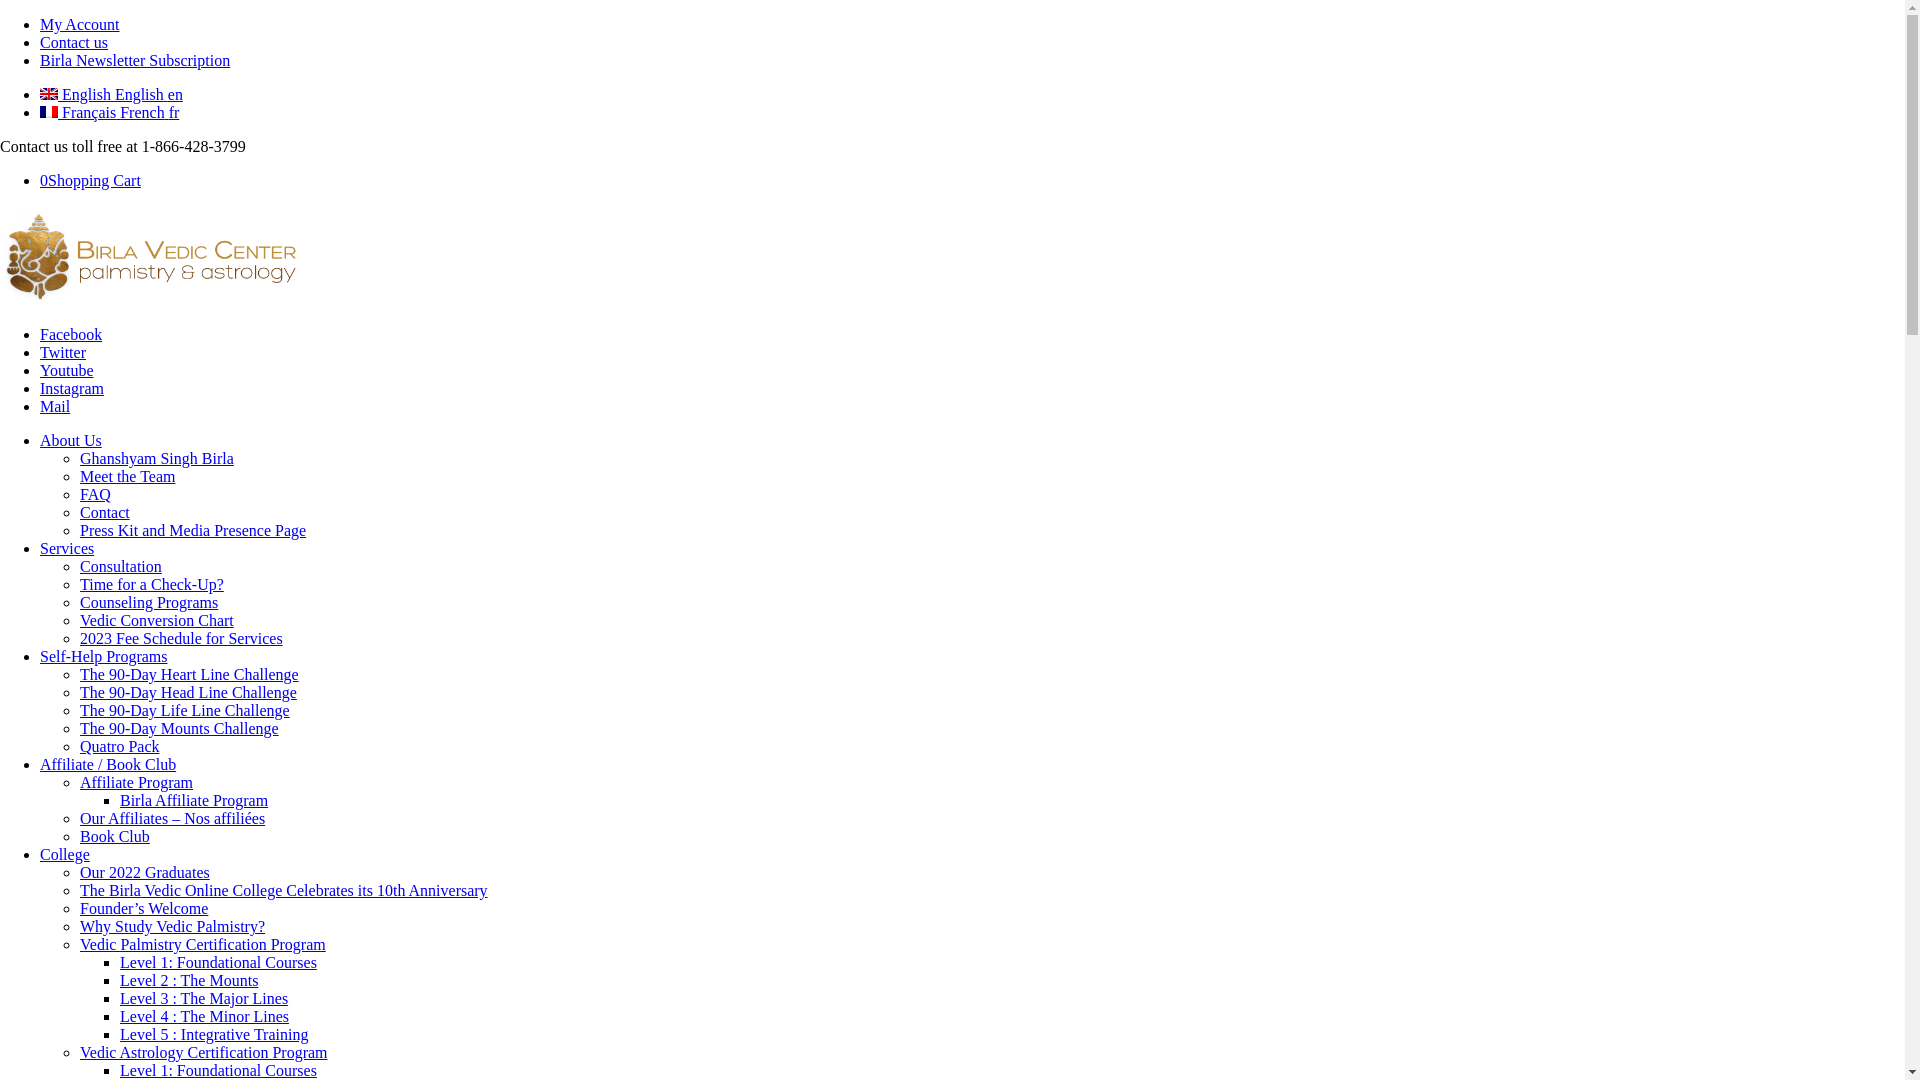 The width and height of the screenshot is (1920, 1080). Describe the element at coordinates (80, 746) in the screenshot. I see `'Quatro Pack'` at that location.